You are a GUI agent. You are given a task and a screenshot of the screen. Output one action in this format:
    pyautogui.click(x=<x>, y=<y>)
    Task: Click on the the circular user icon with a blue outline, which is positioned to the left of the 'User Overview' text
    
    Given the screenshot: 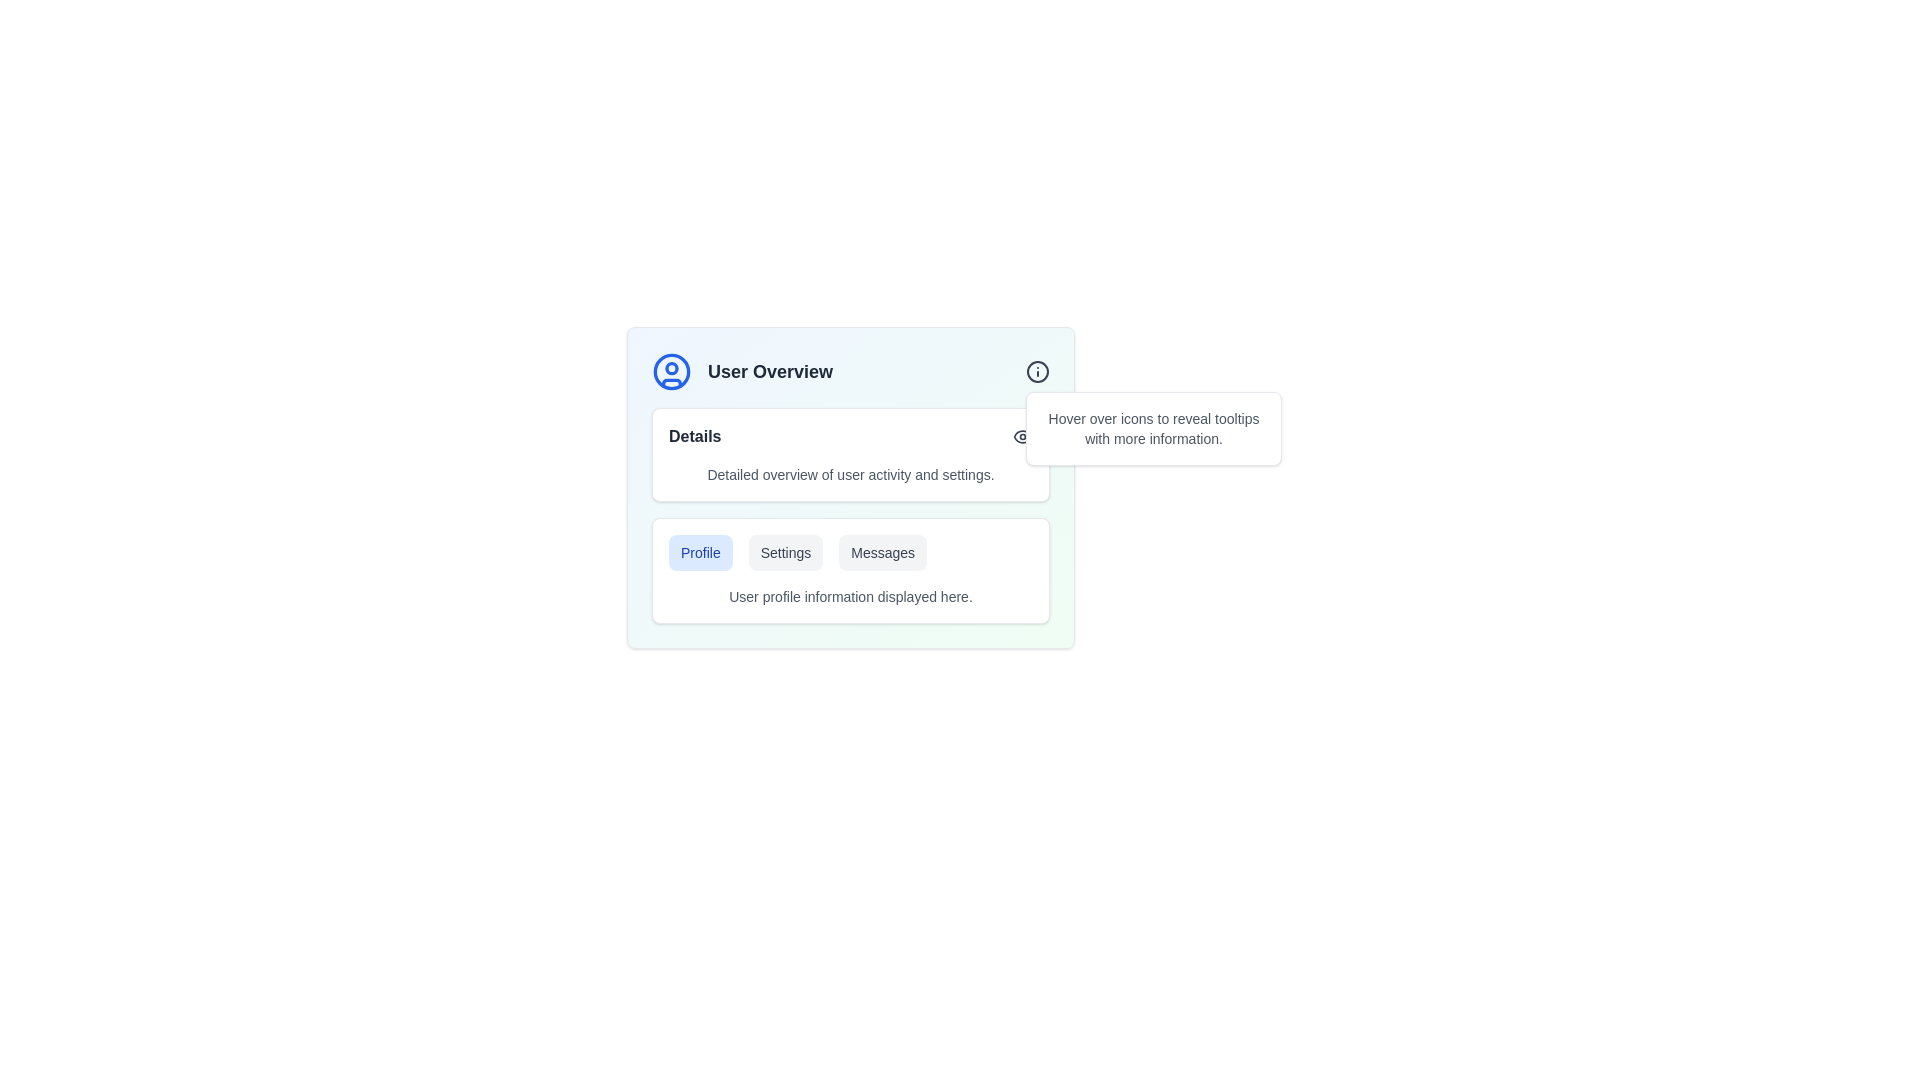 What is the action you would take?
    pyautogui.click(x=672, y=371)
    